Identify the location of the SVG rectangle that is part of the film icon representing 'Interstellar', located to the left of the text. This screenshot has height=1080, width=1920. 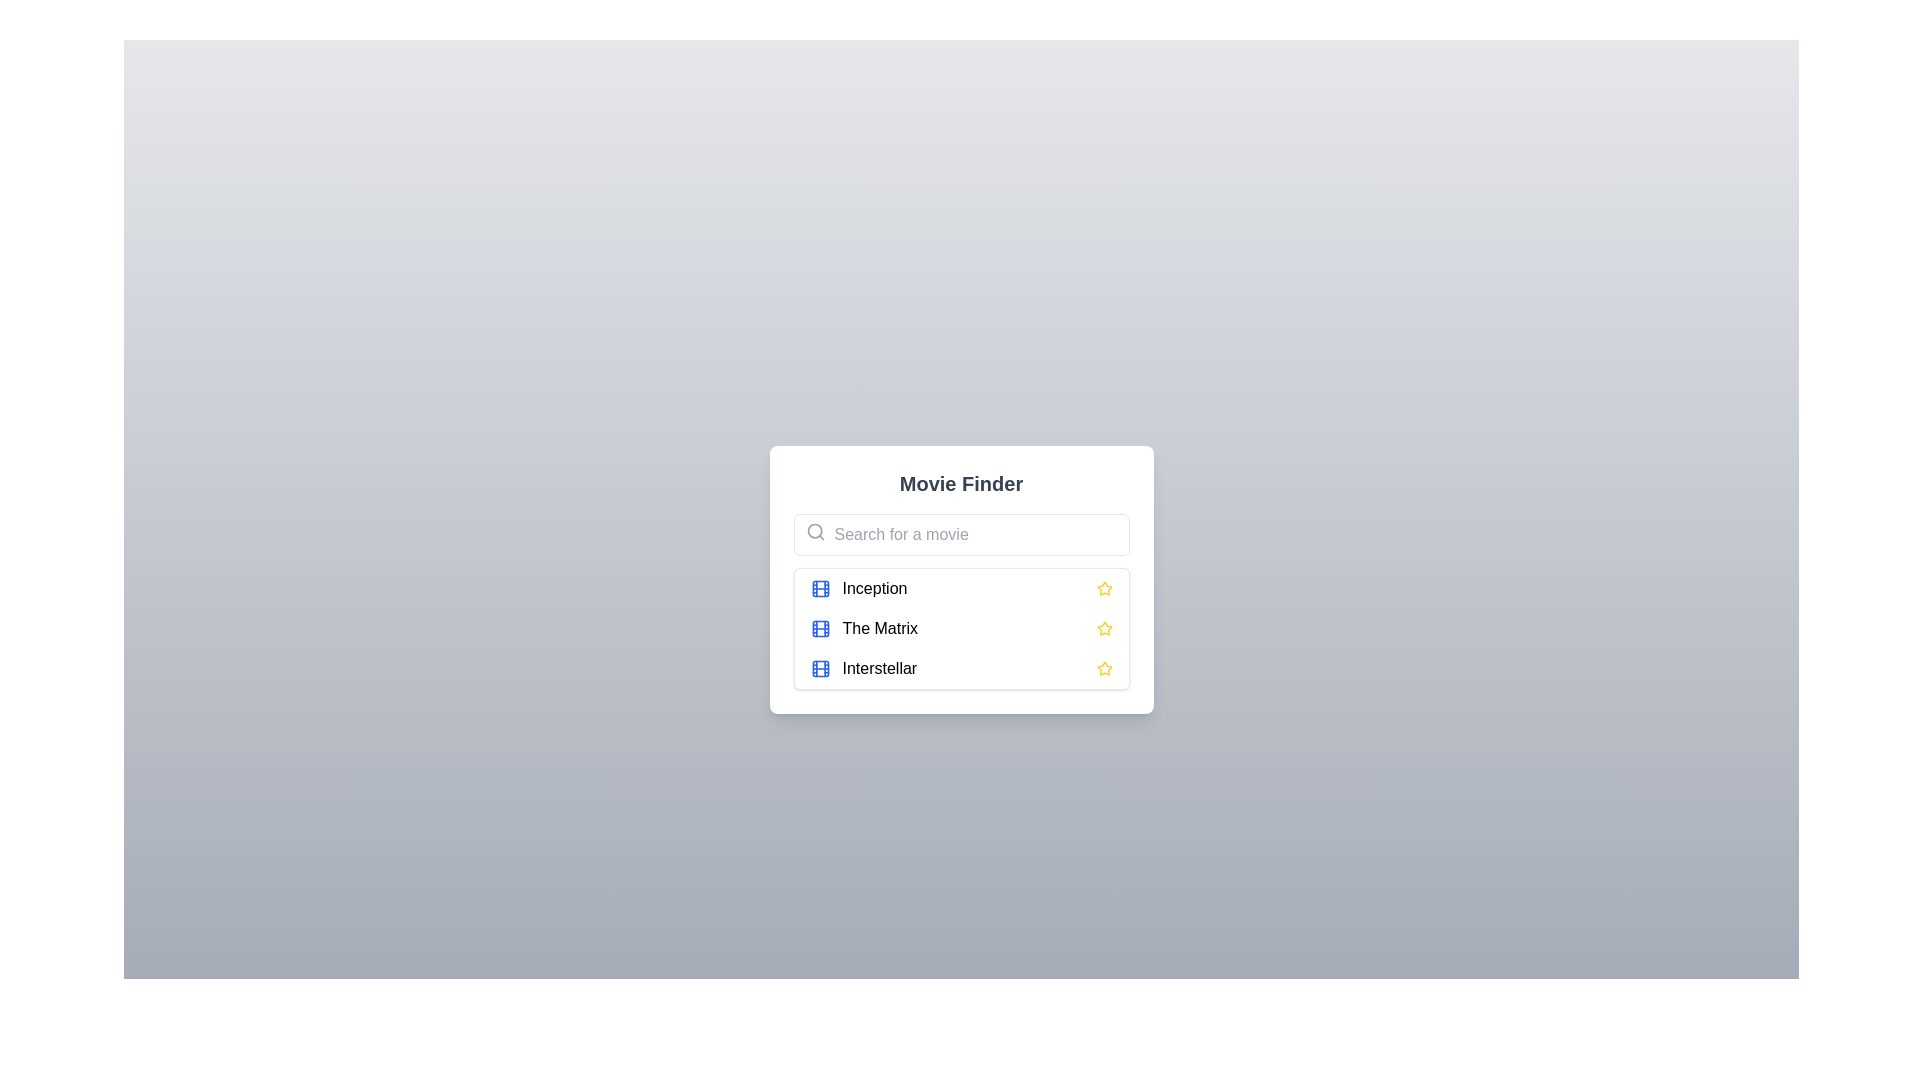
(820, 668).